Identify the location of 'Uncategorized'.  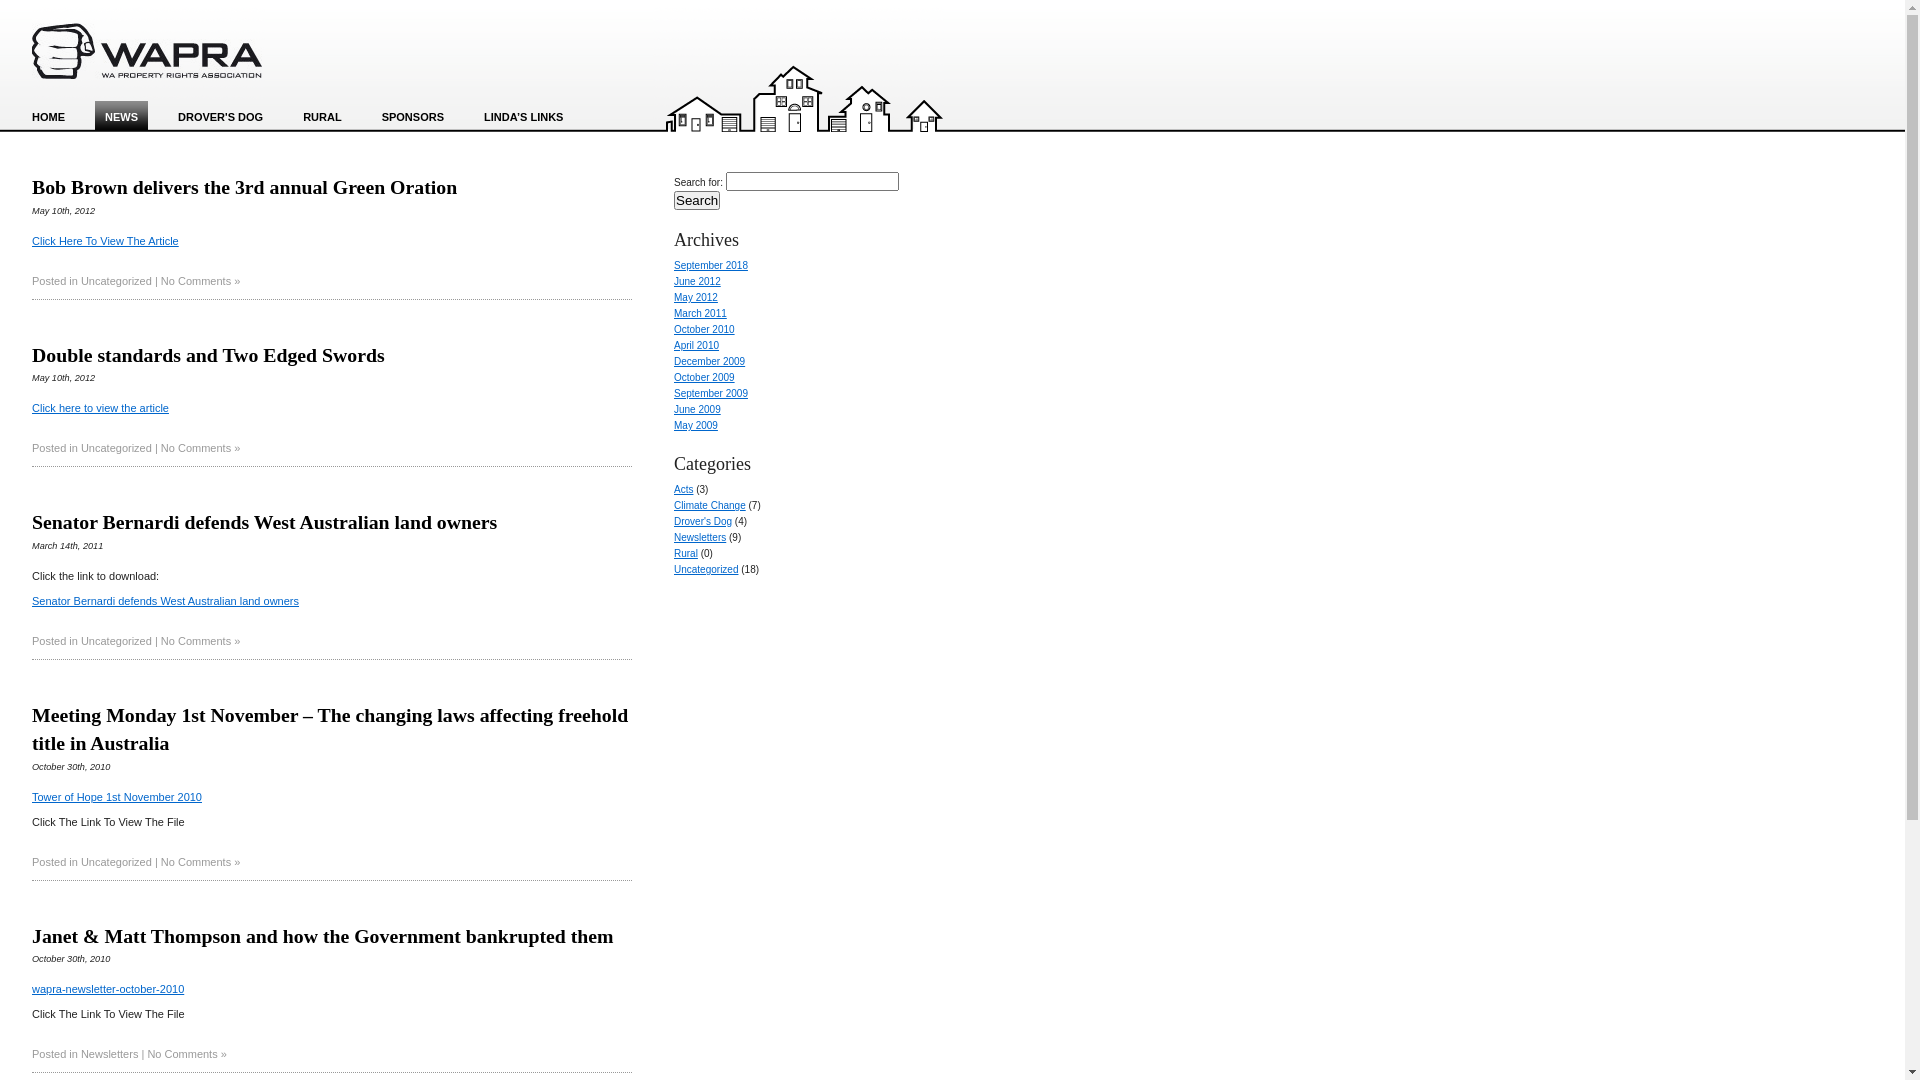
(115, 281).